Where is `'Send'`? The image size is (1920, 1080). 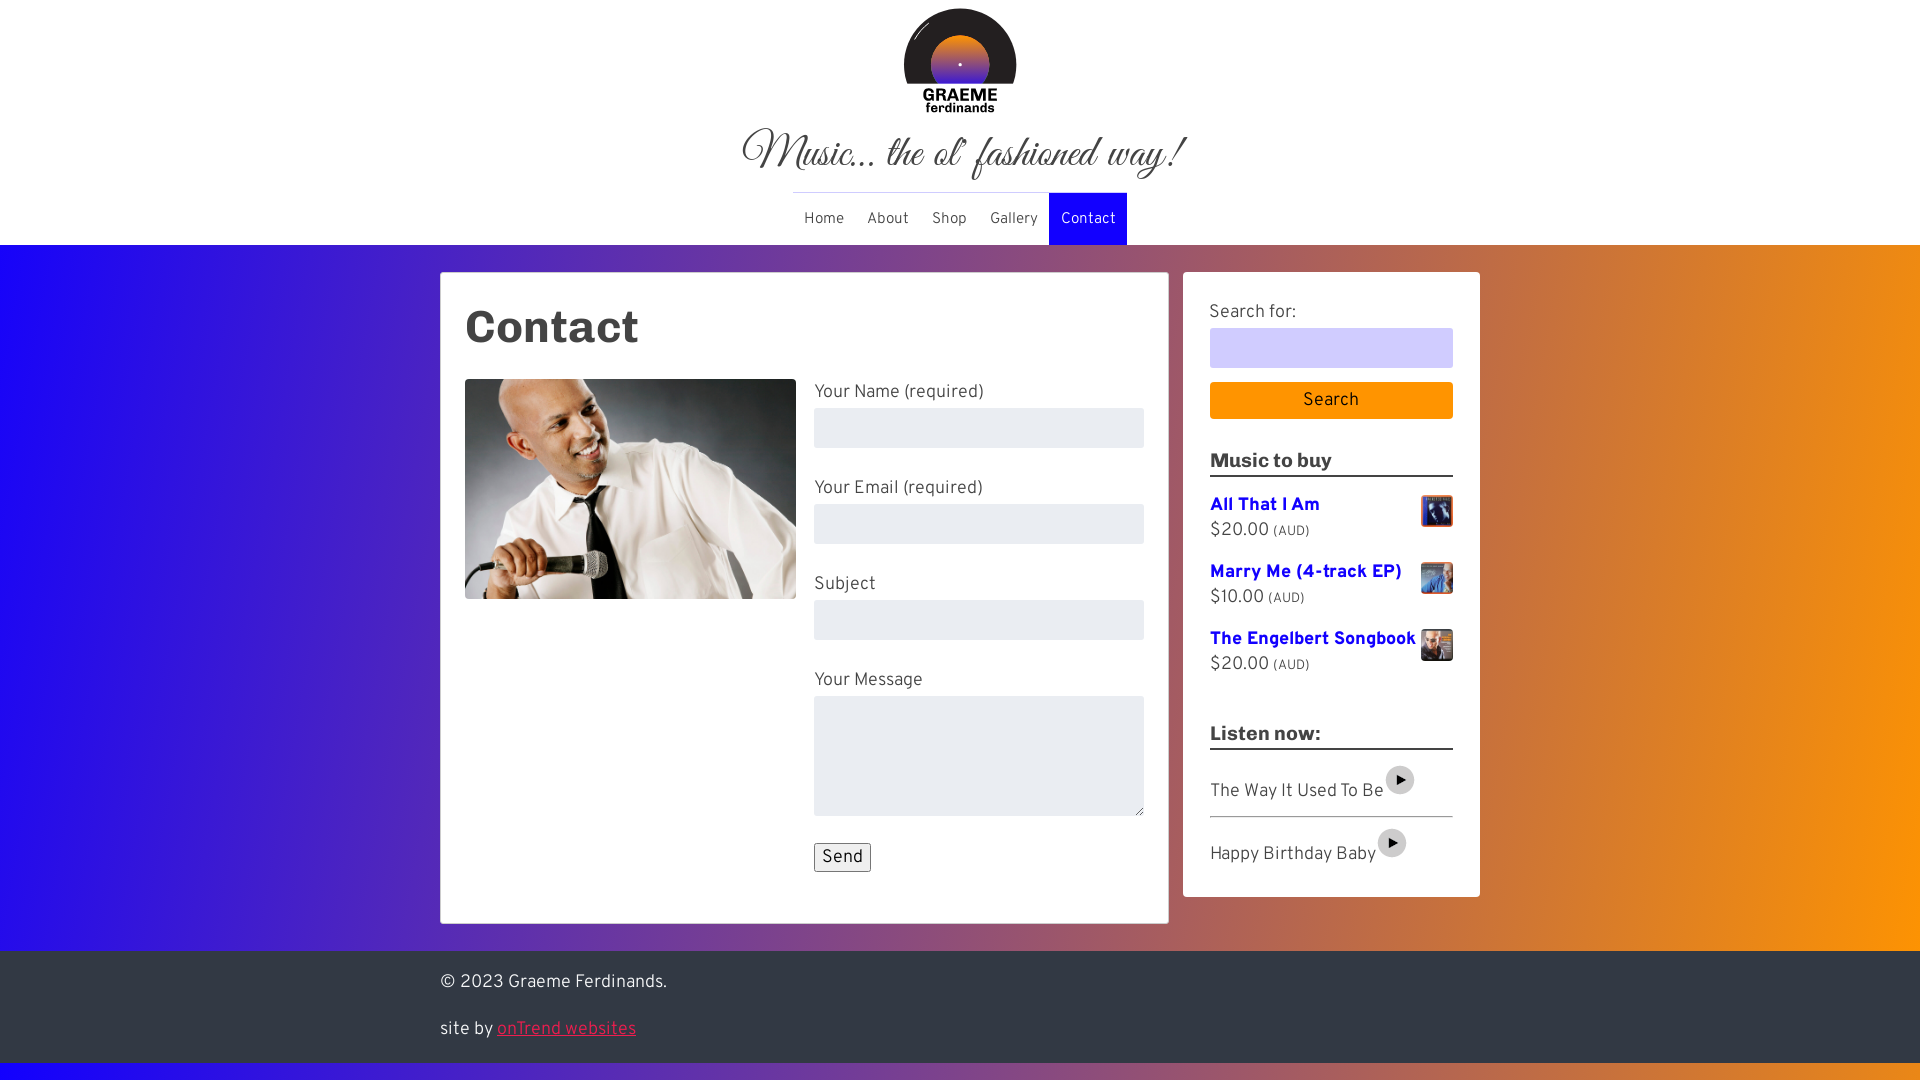 'Send' is located at coordinates (842, 855).